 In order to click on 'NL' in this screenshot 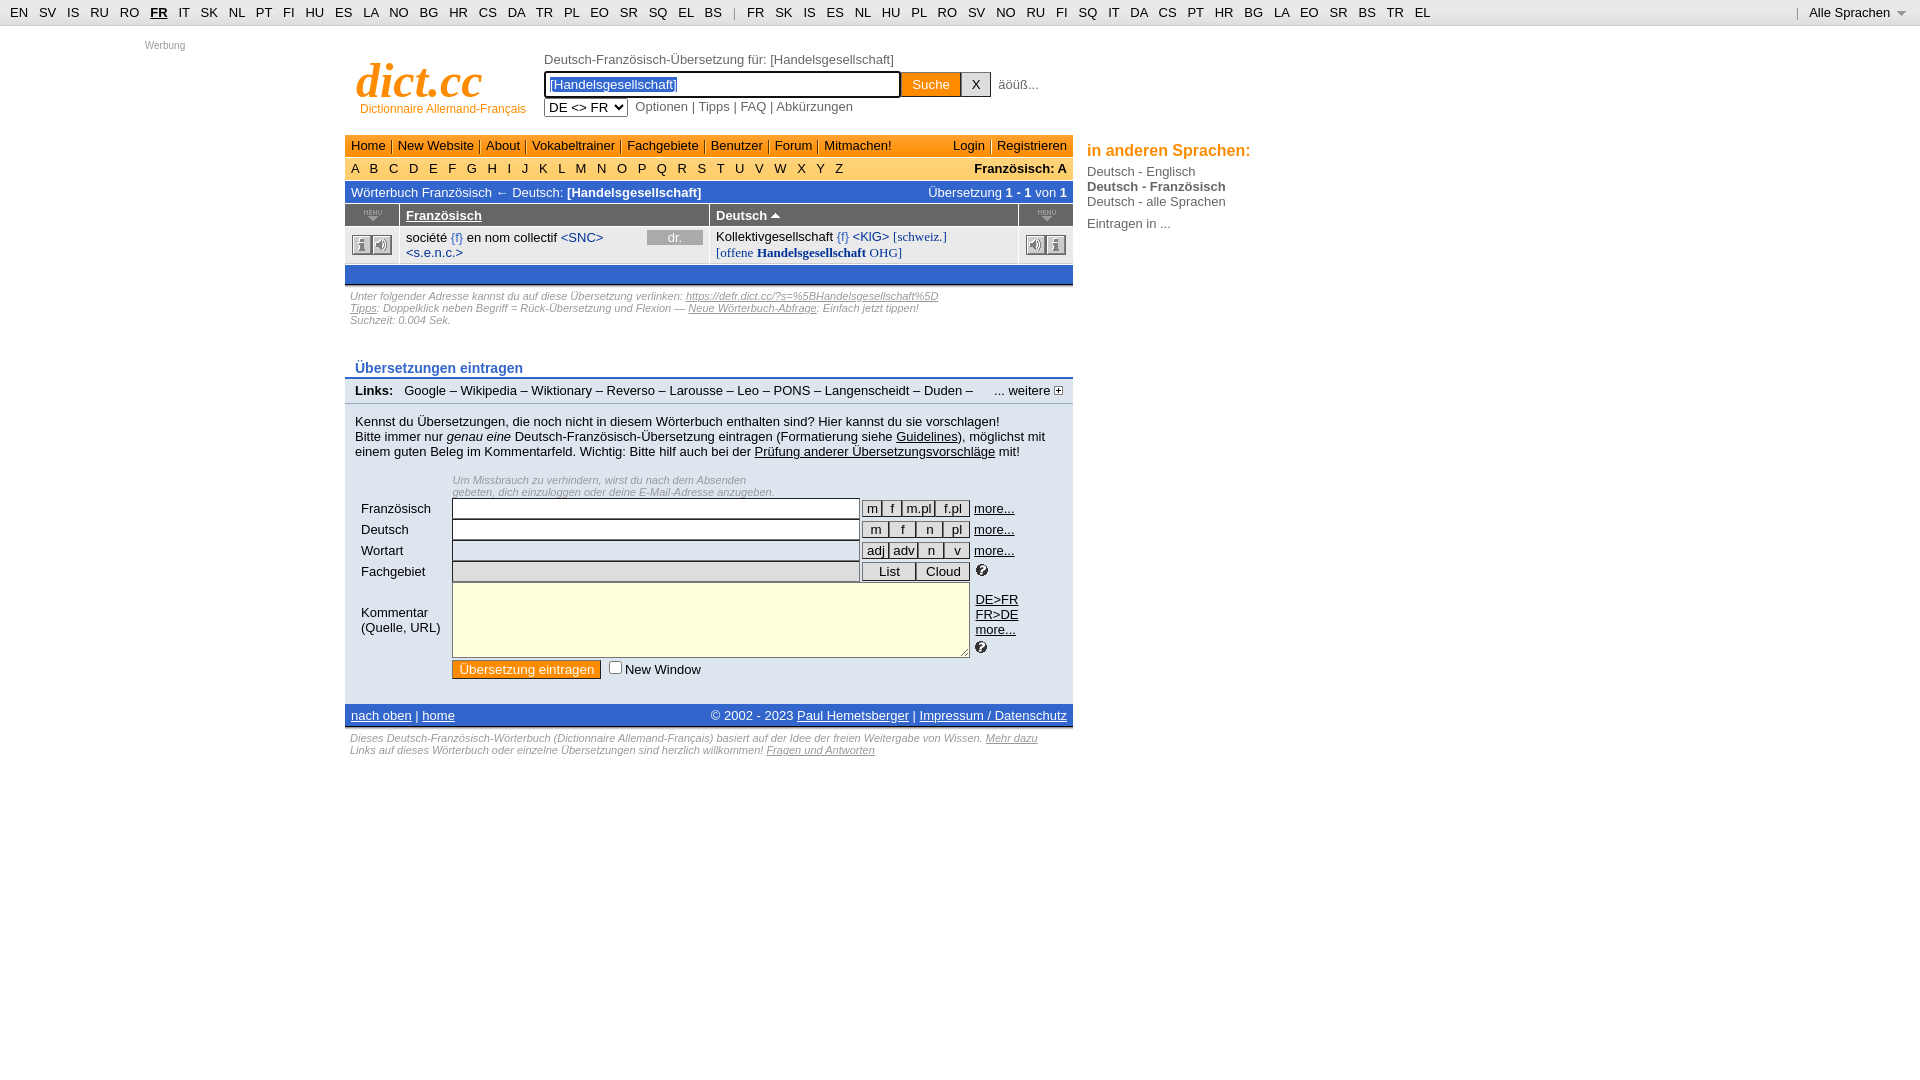, I will do `click(863, 12)`.